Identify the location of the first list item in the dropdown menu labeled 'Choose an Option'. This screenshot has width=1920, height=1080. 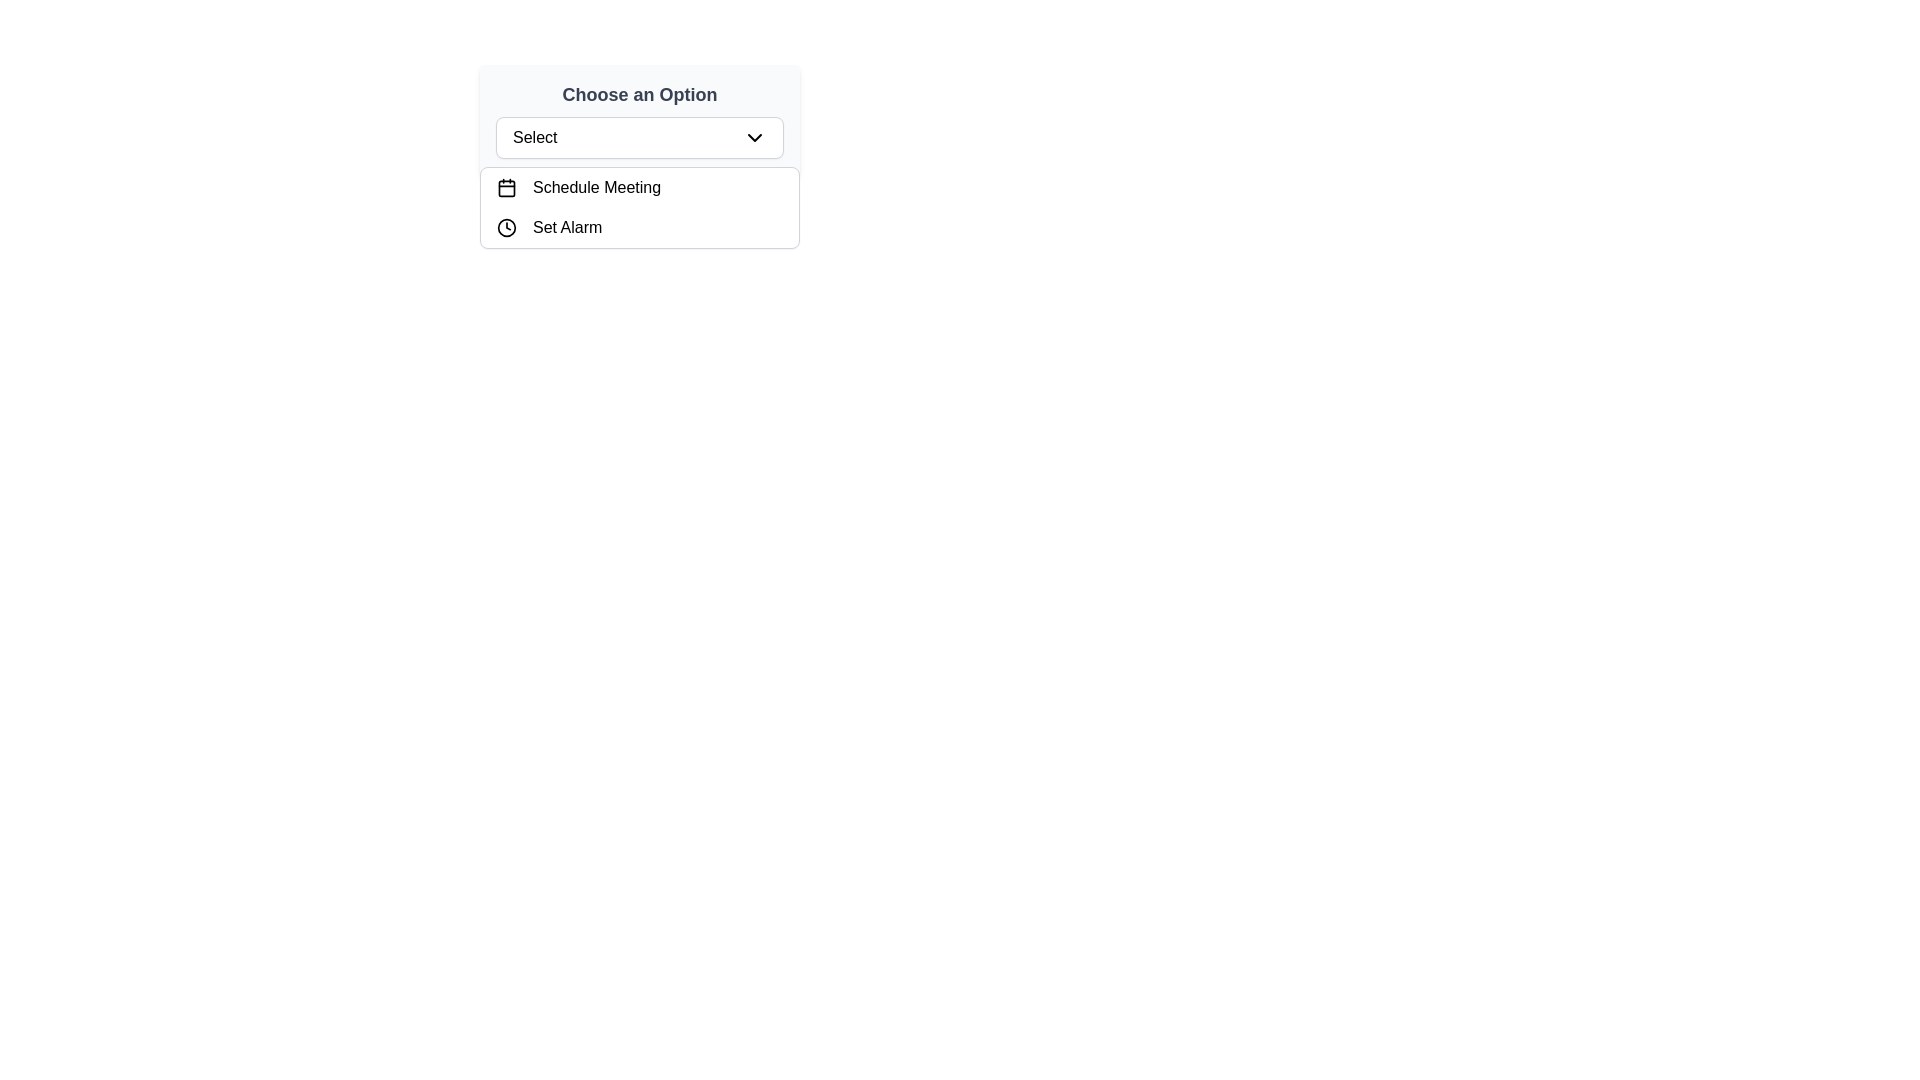
(638, 188).